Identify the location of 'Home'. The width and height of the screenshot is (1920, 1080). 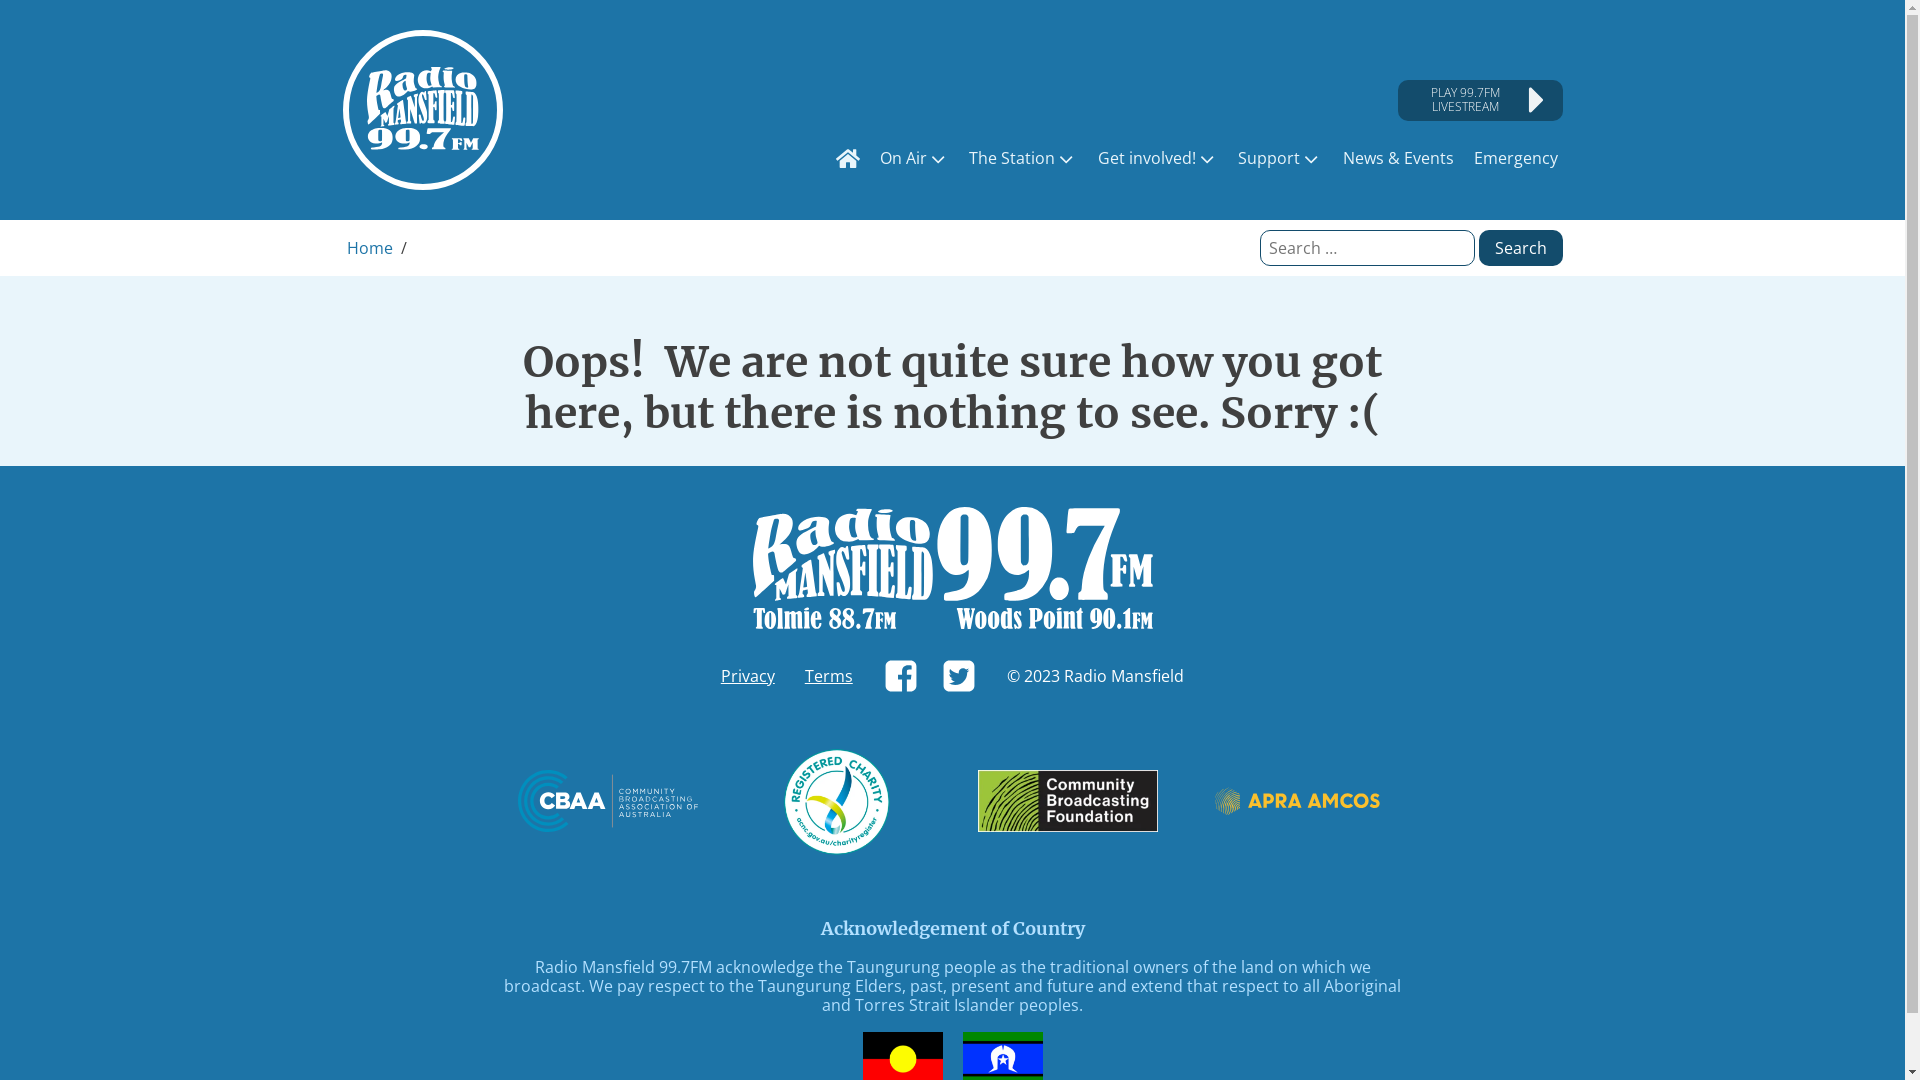
(369, 246).